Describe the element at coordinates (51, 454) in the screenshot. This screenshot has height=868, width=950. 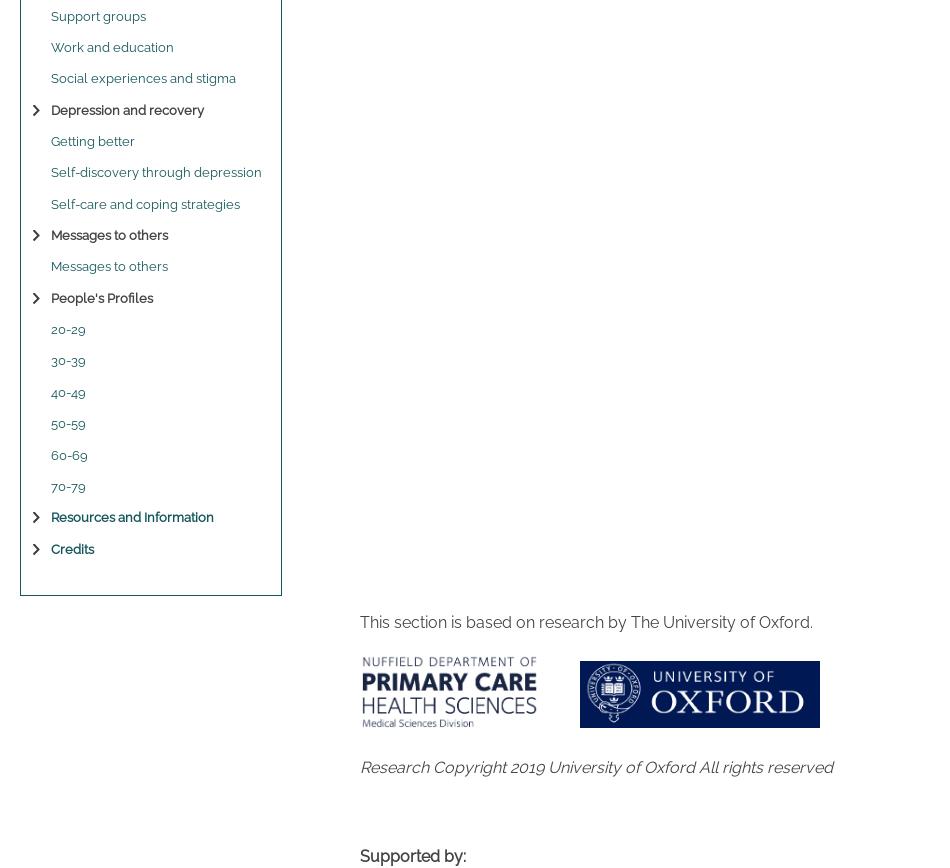
I see `'60-69'` at that location.